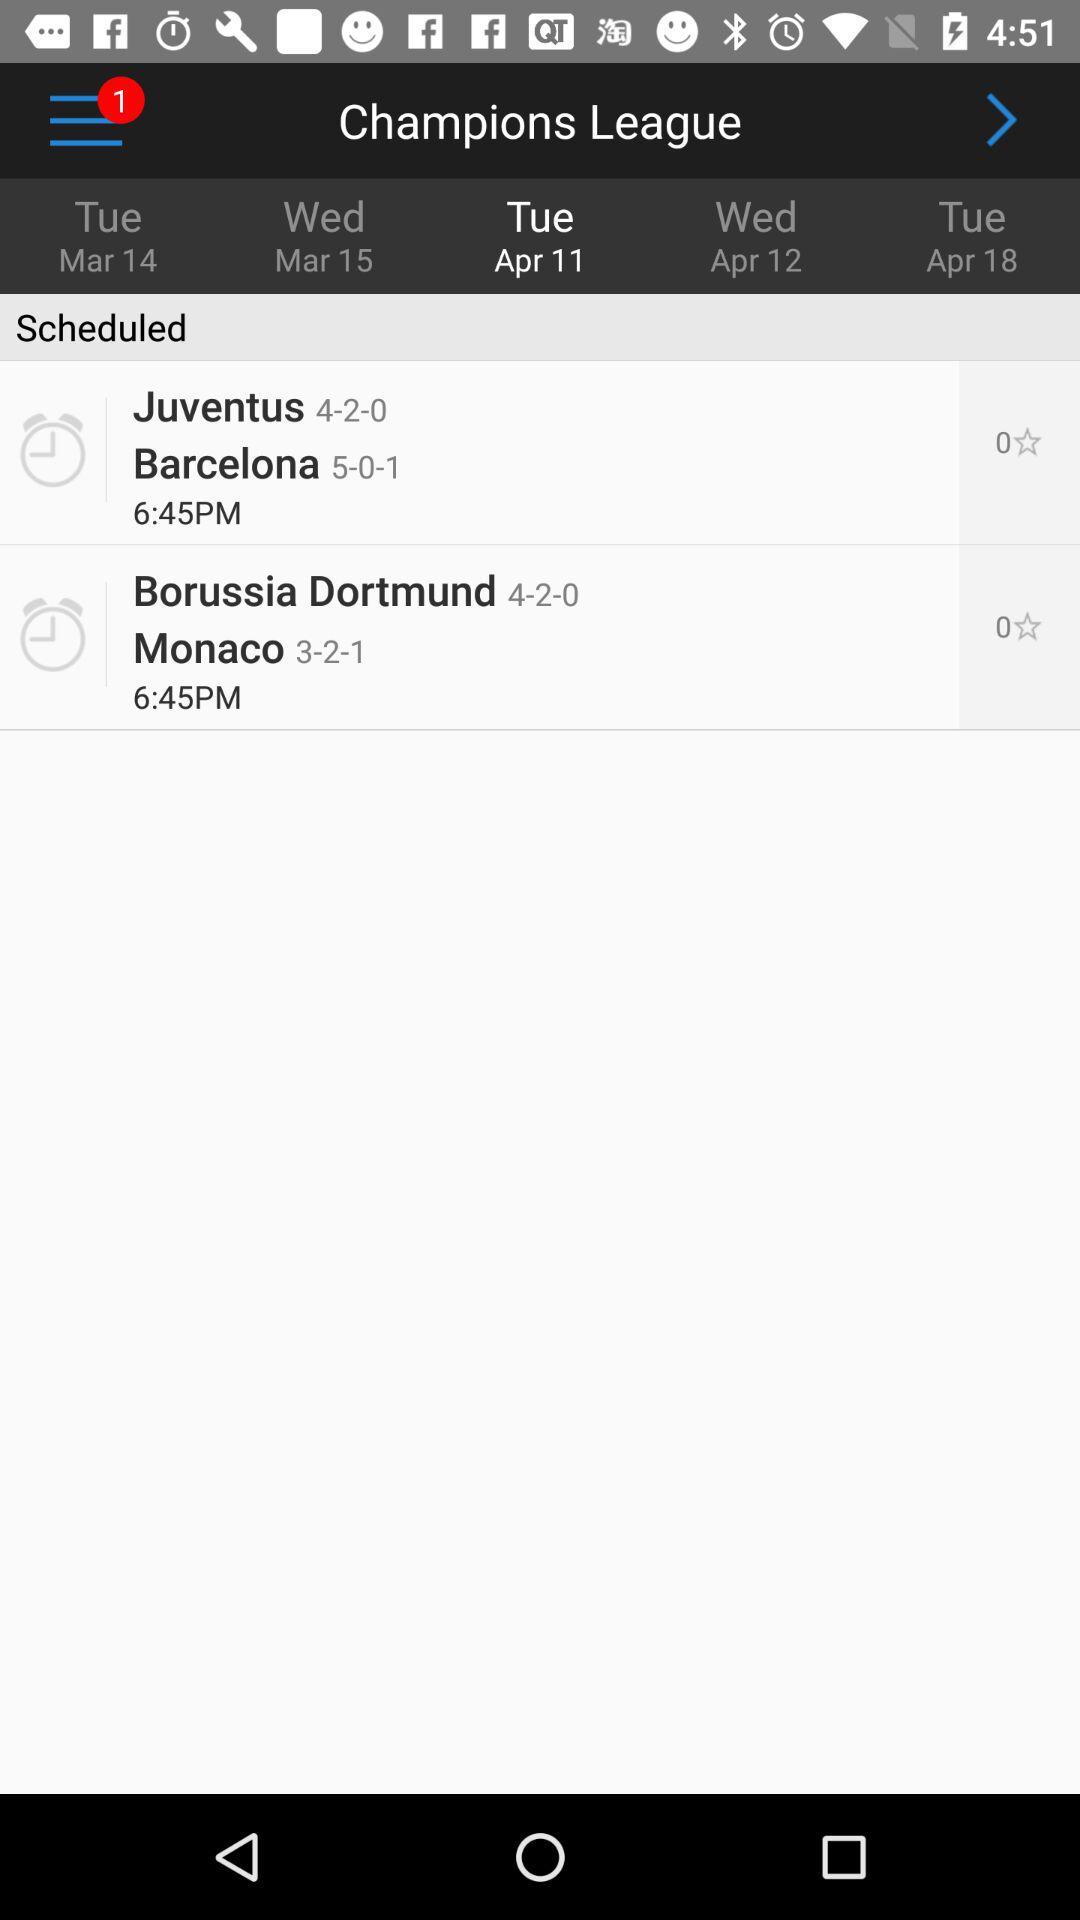 This screenshot has height=1920, width=1080. What do you see at coordinates (323, 233) in the screenshot?
I see `the icon below the champions league item` at bounding box center [323, 233].